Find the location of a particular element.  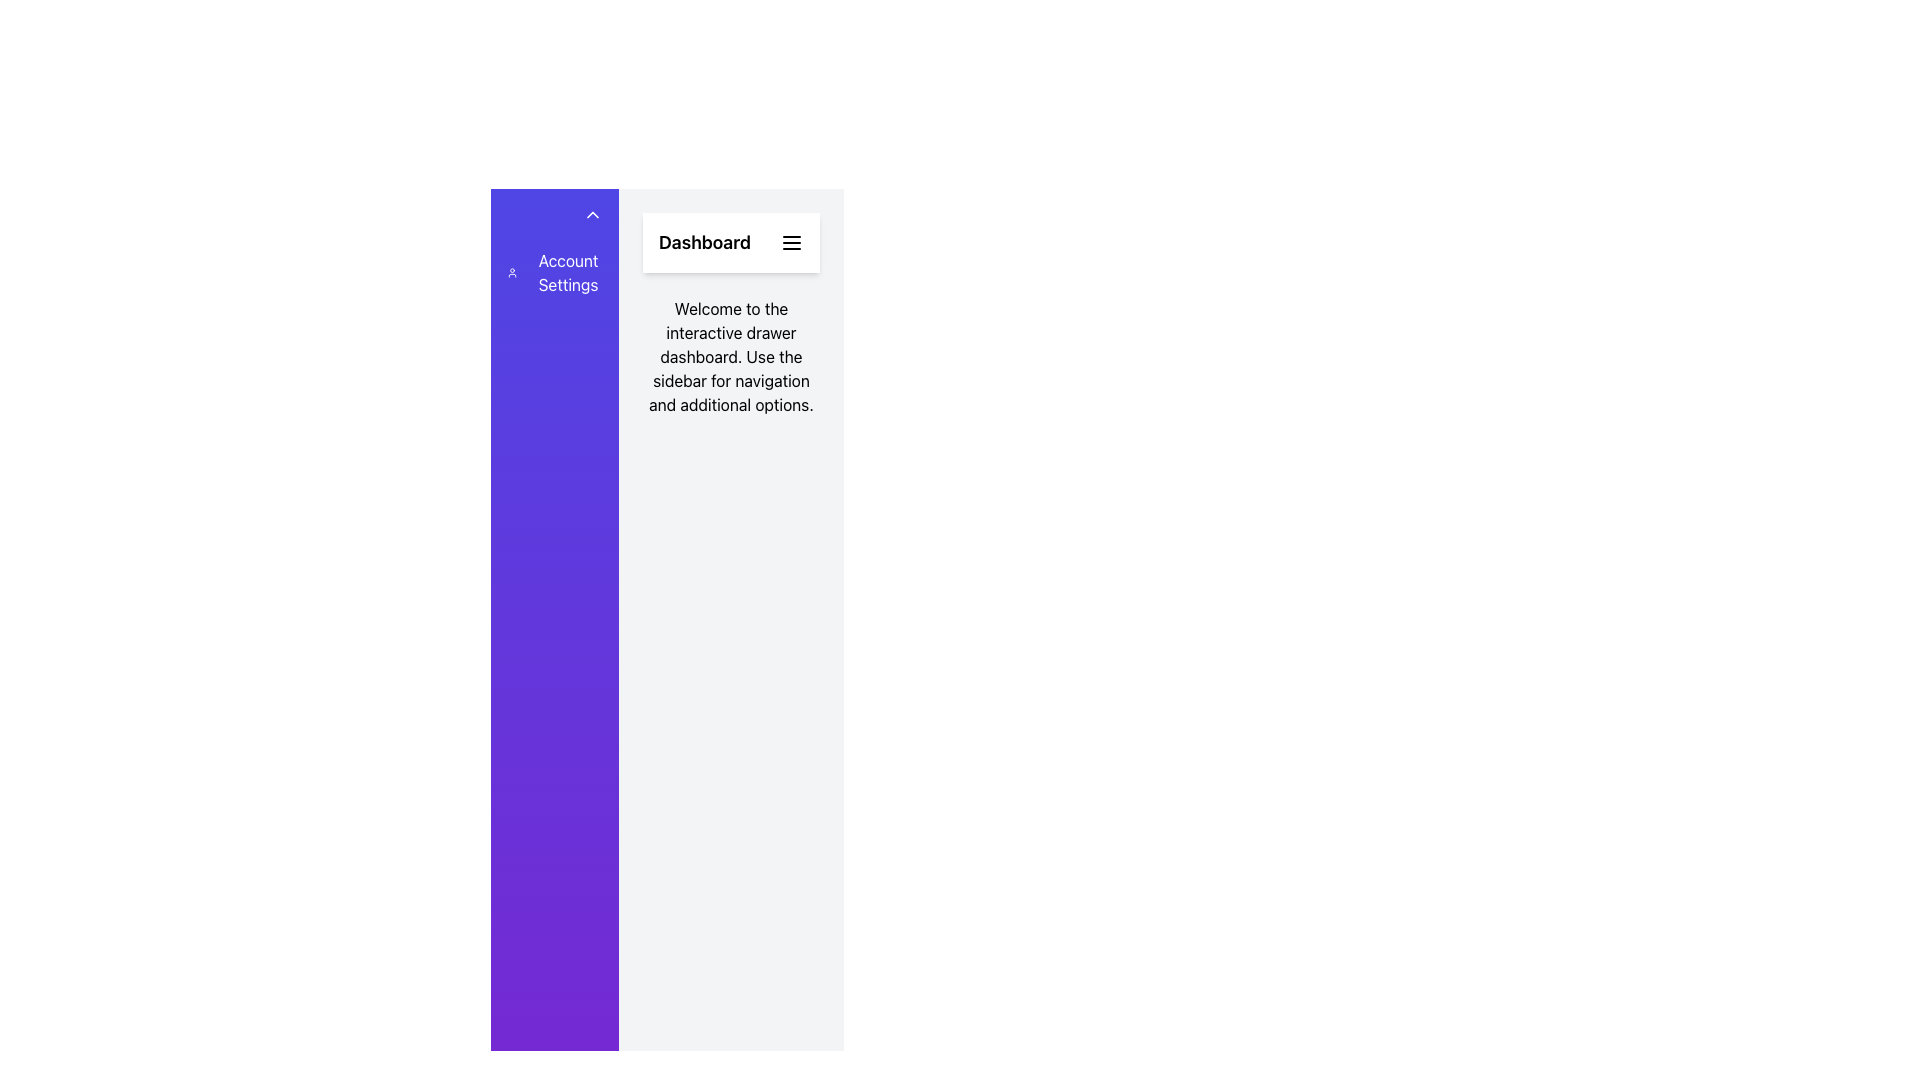

the icon-based button located in the header section to the right of the 'Dashboard' text is located at coordinates (791, 242).